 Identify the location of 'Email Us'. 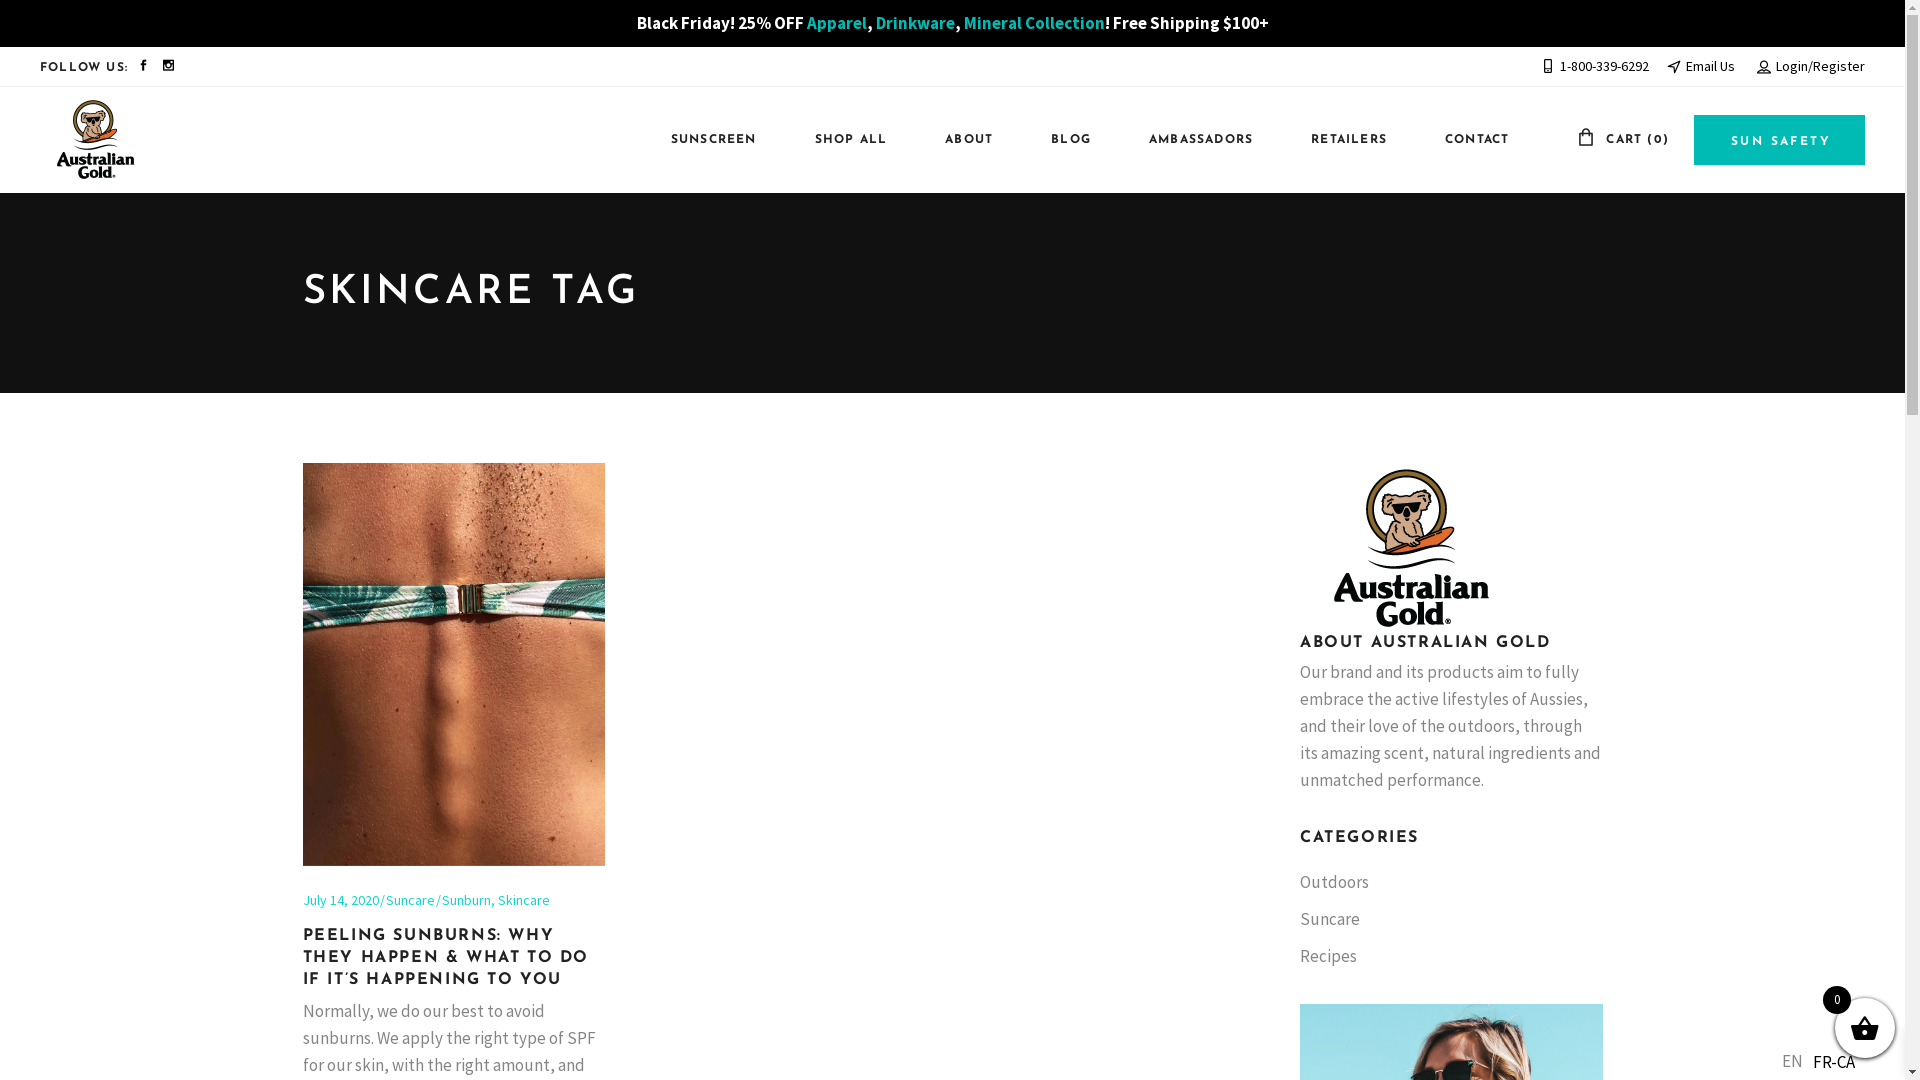
(1699, 64).